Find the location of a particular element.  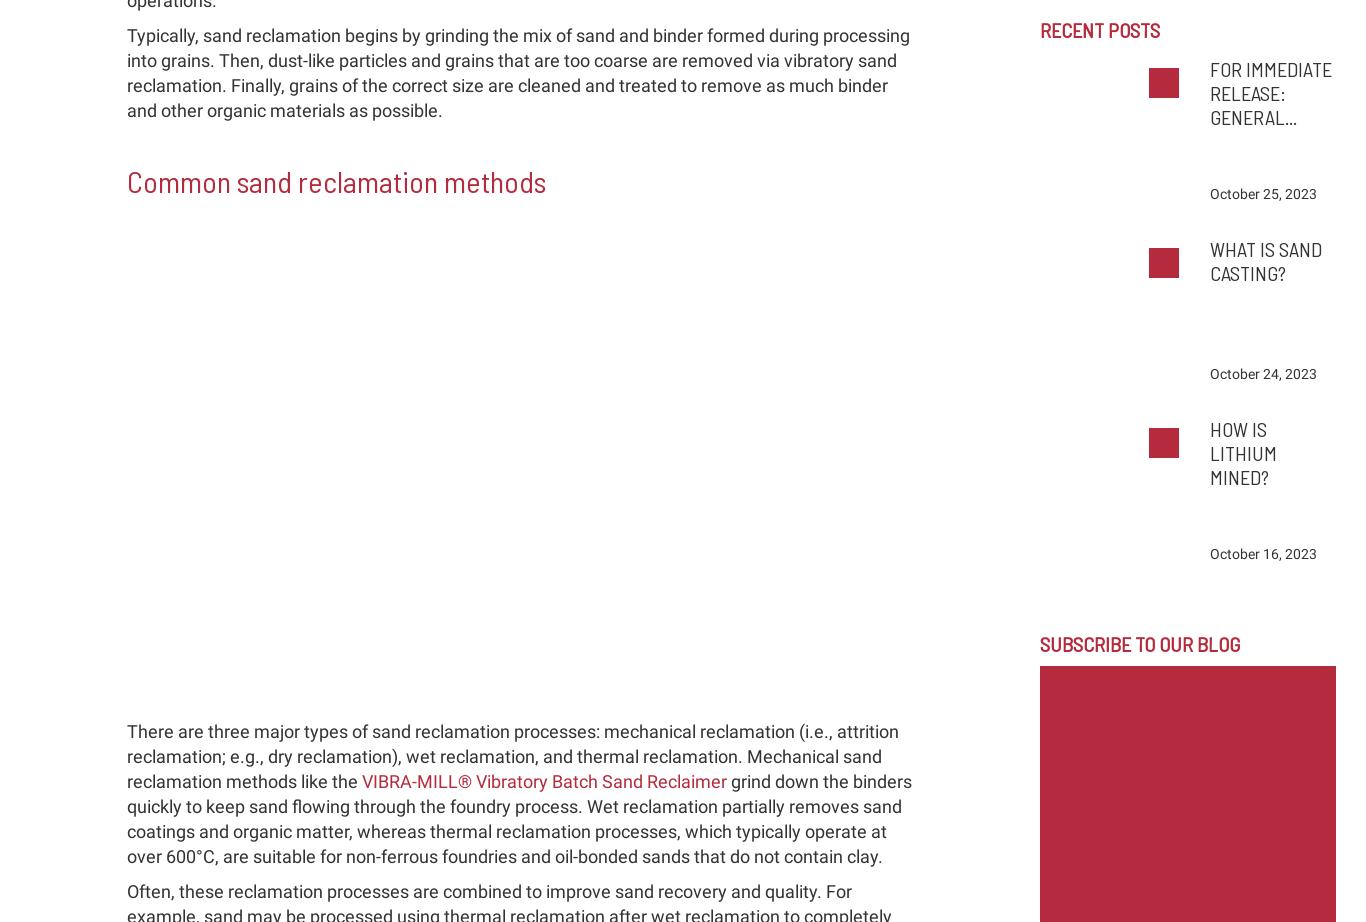

'October 25, 2023' is located at coordinates (1261, 193).